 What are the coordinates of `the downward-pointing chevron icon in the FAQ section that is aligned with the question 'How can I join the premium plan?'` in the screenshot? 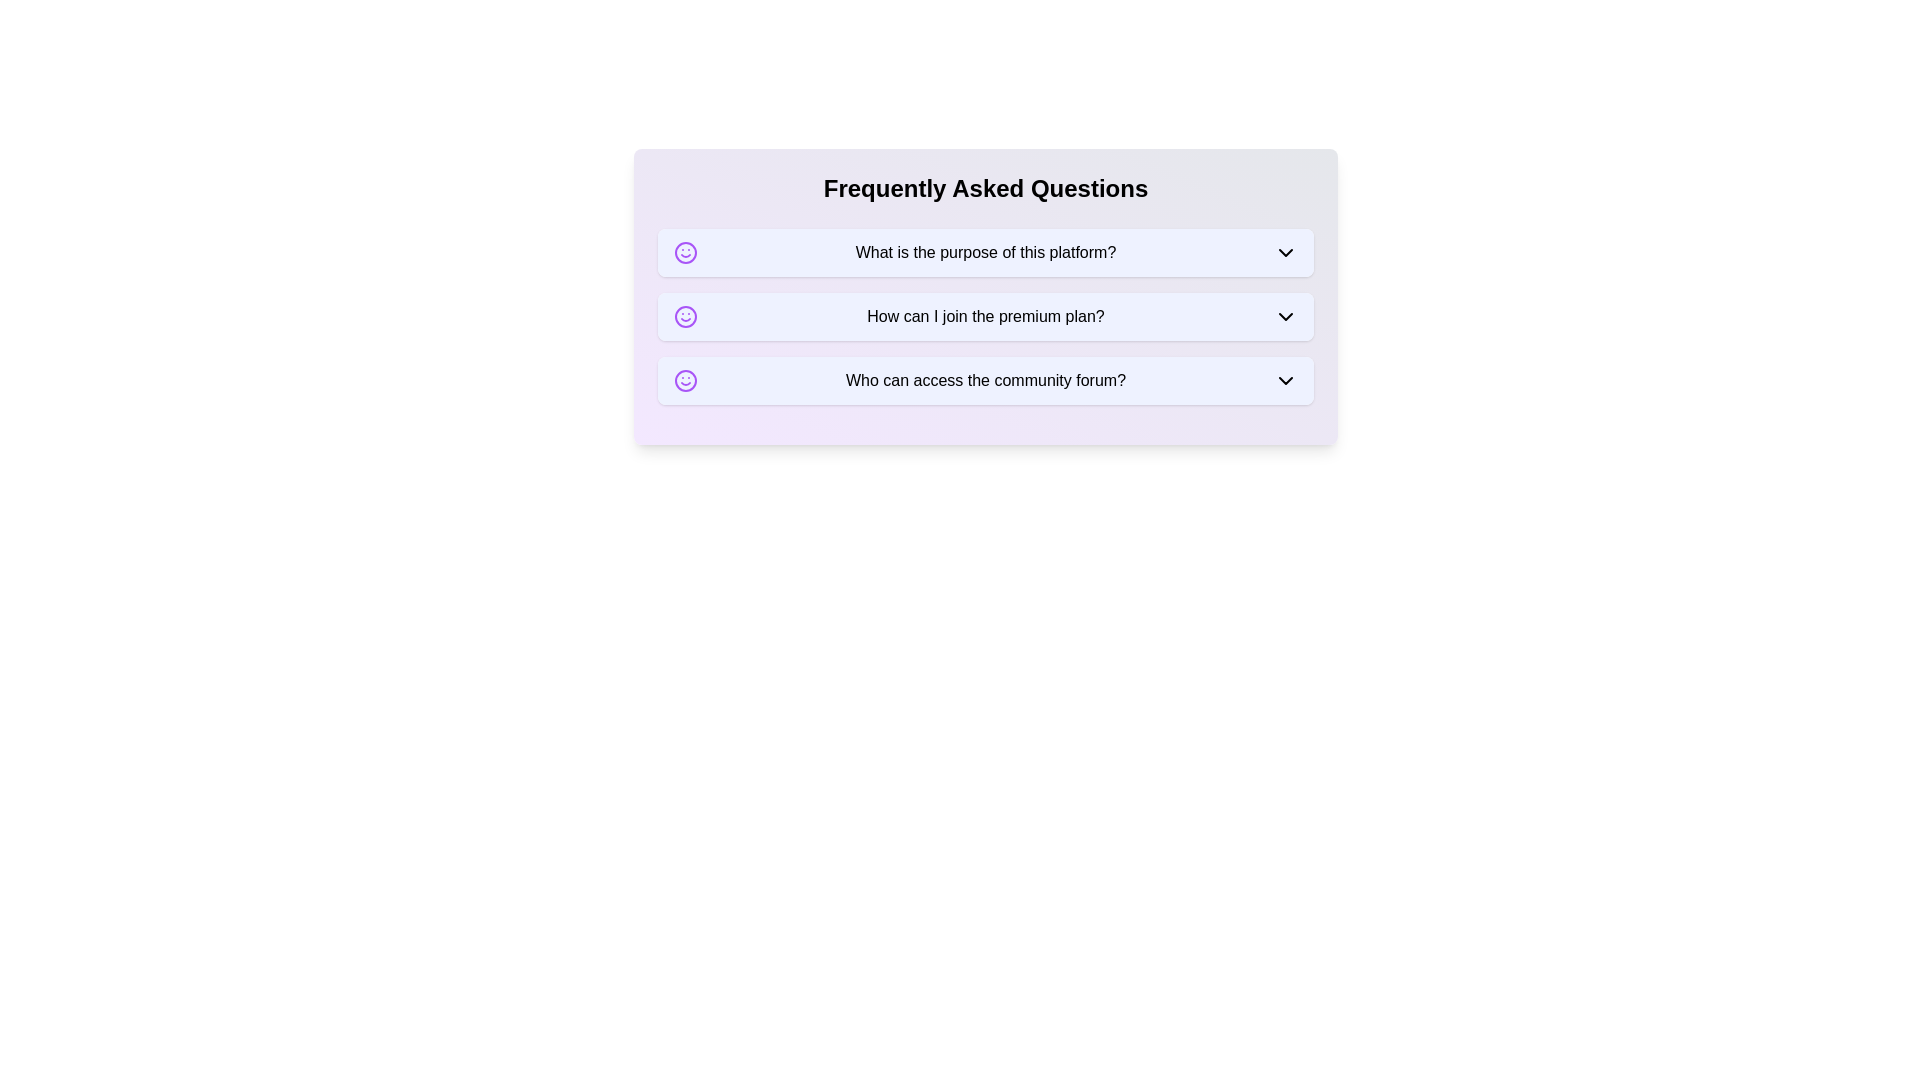 It's located at (1286, 315).